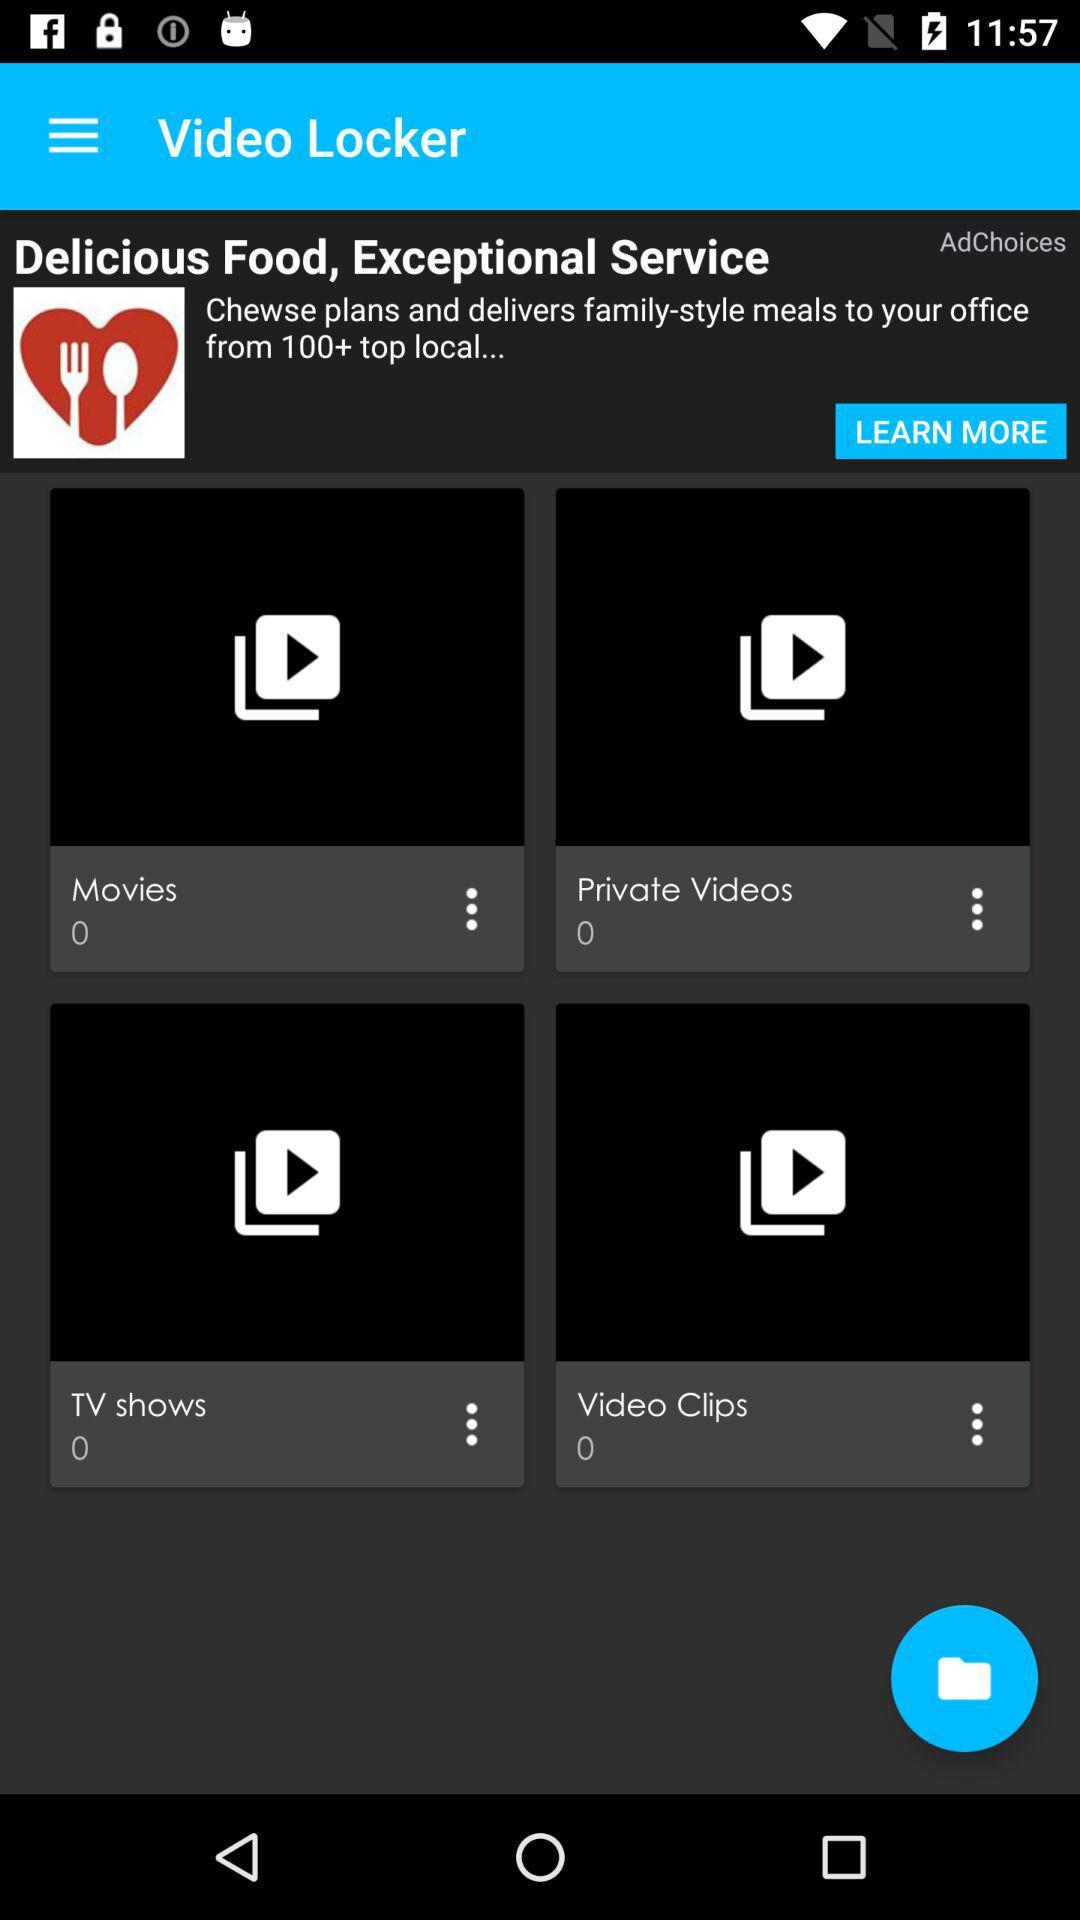 This screenshot has height=1920, width=1080. I want to click on document option, so click(963, 1678).